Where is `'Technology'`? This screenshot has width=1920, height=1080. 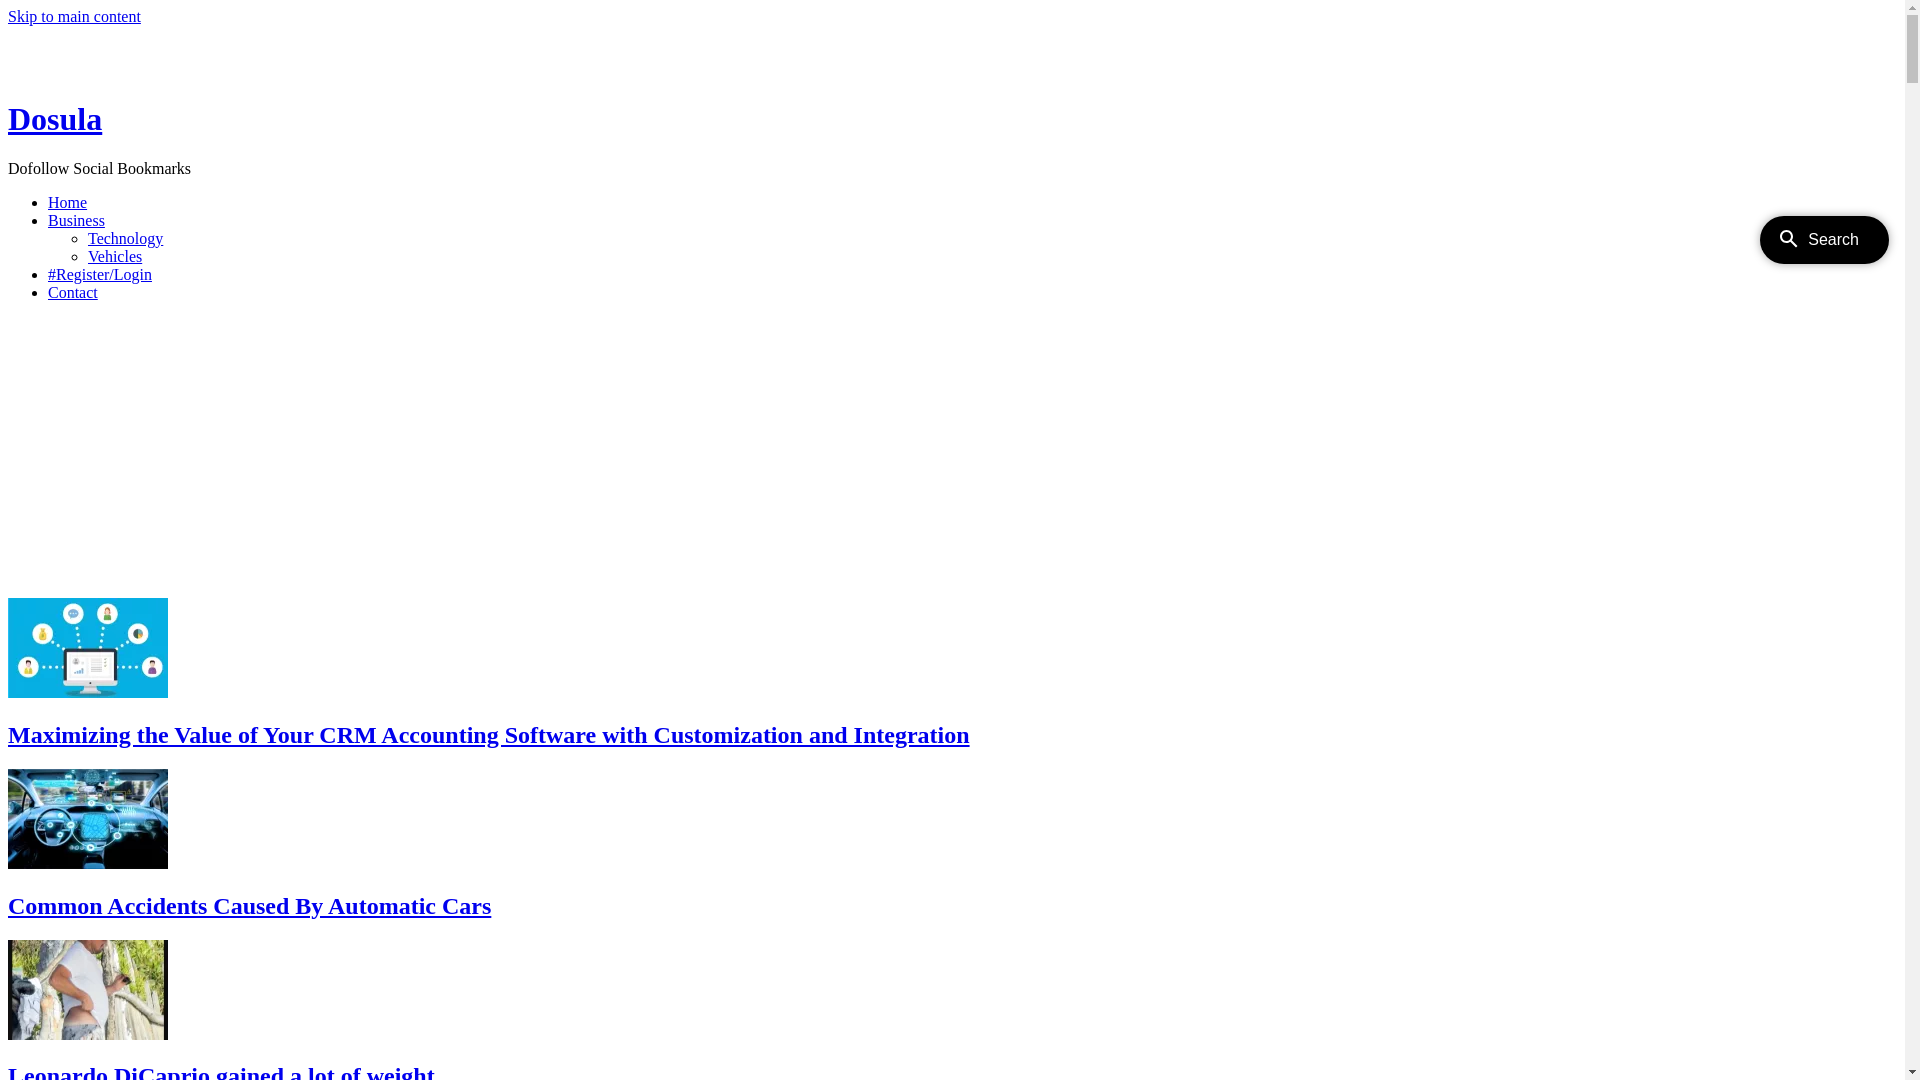 'Technology' is located at coordinates (124, 237).